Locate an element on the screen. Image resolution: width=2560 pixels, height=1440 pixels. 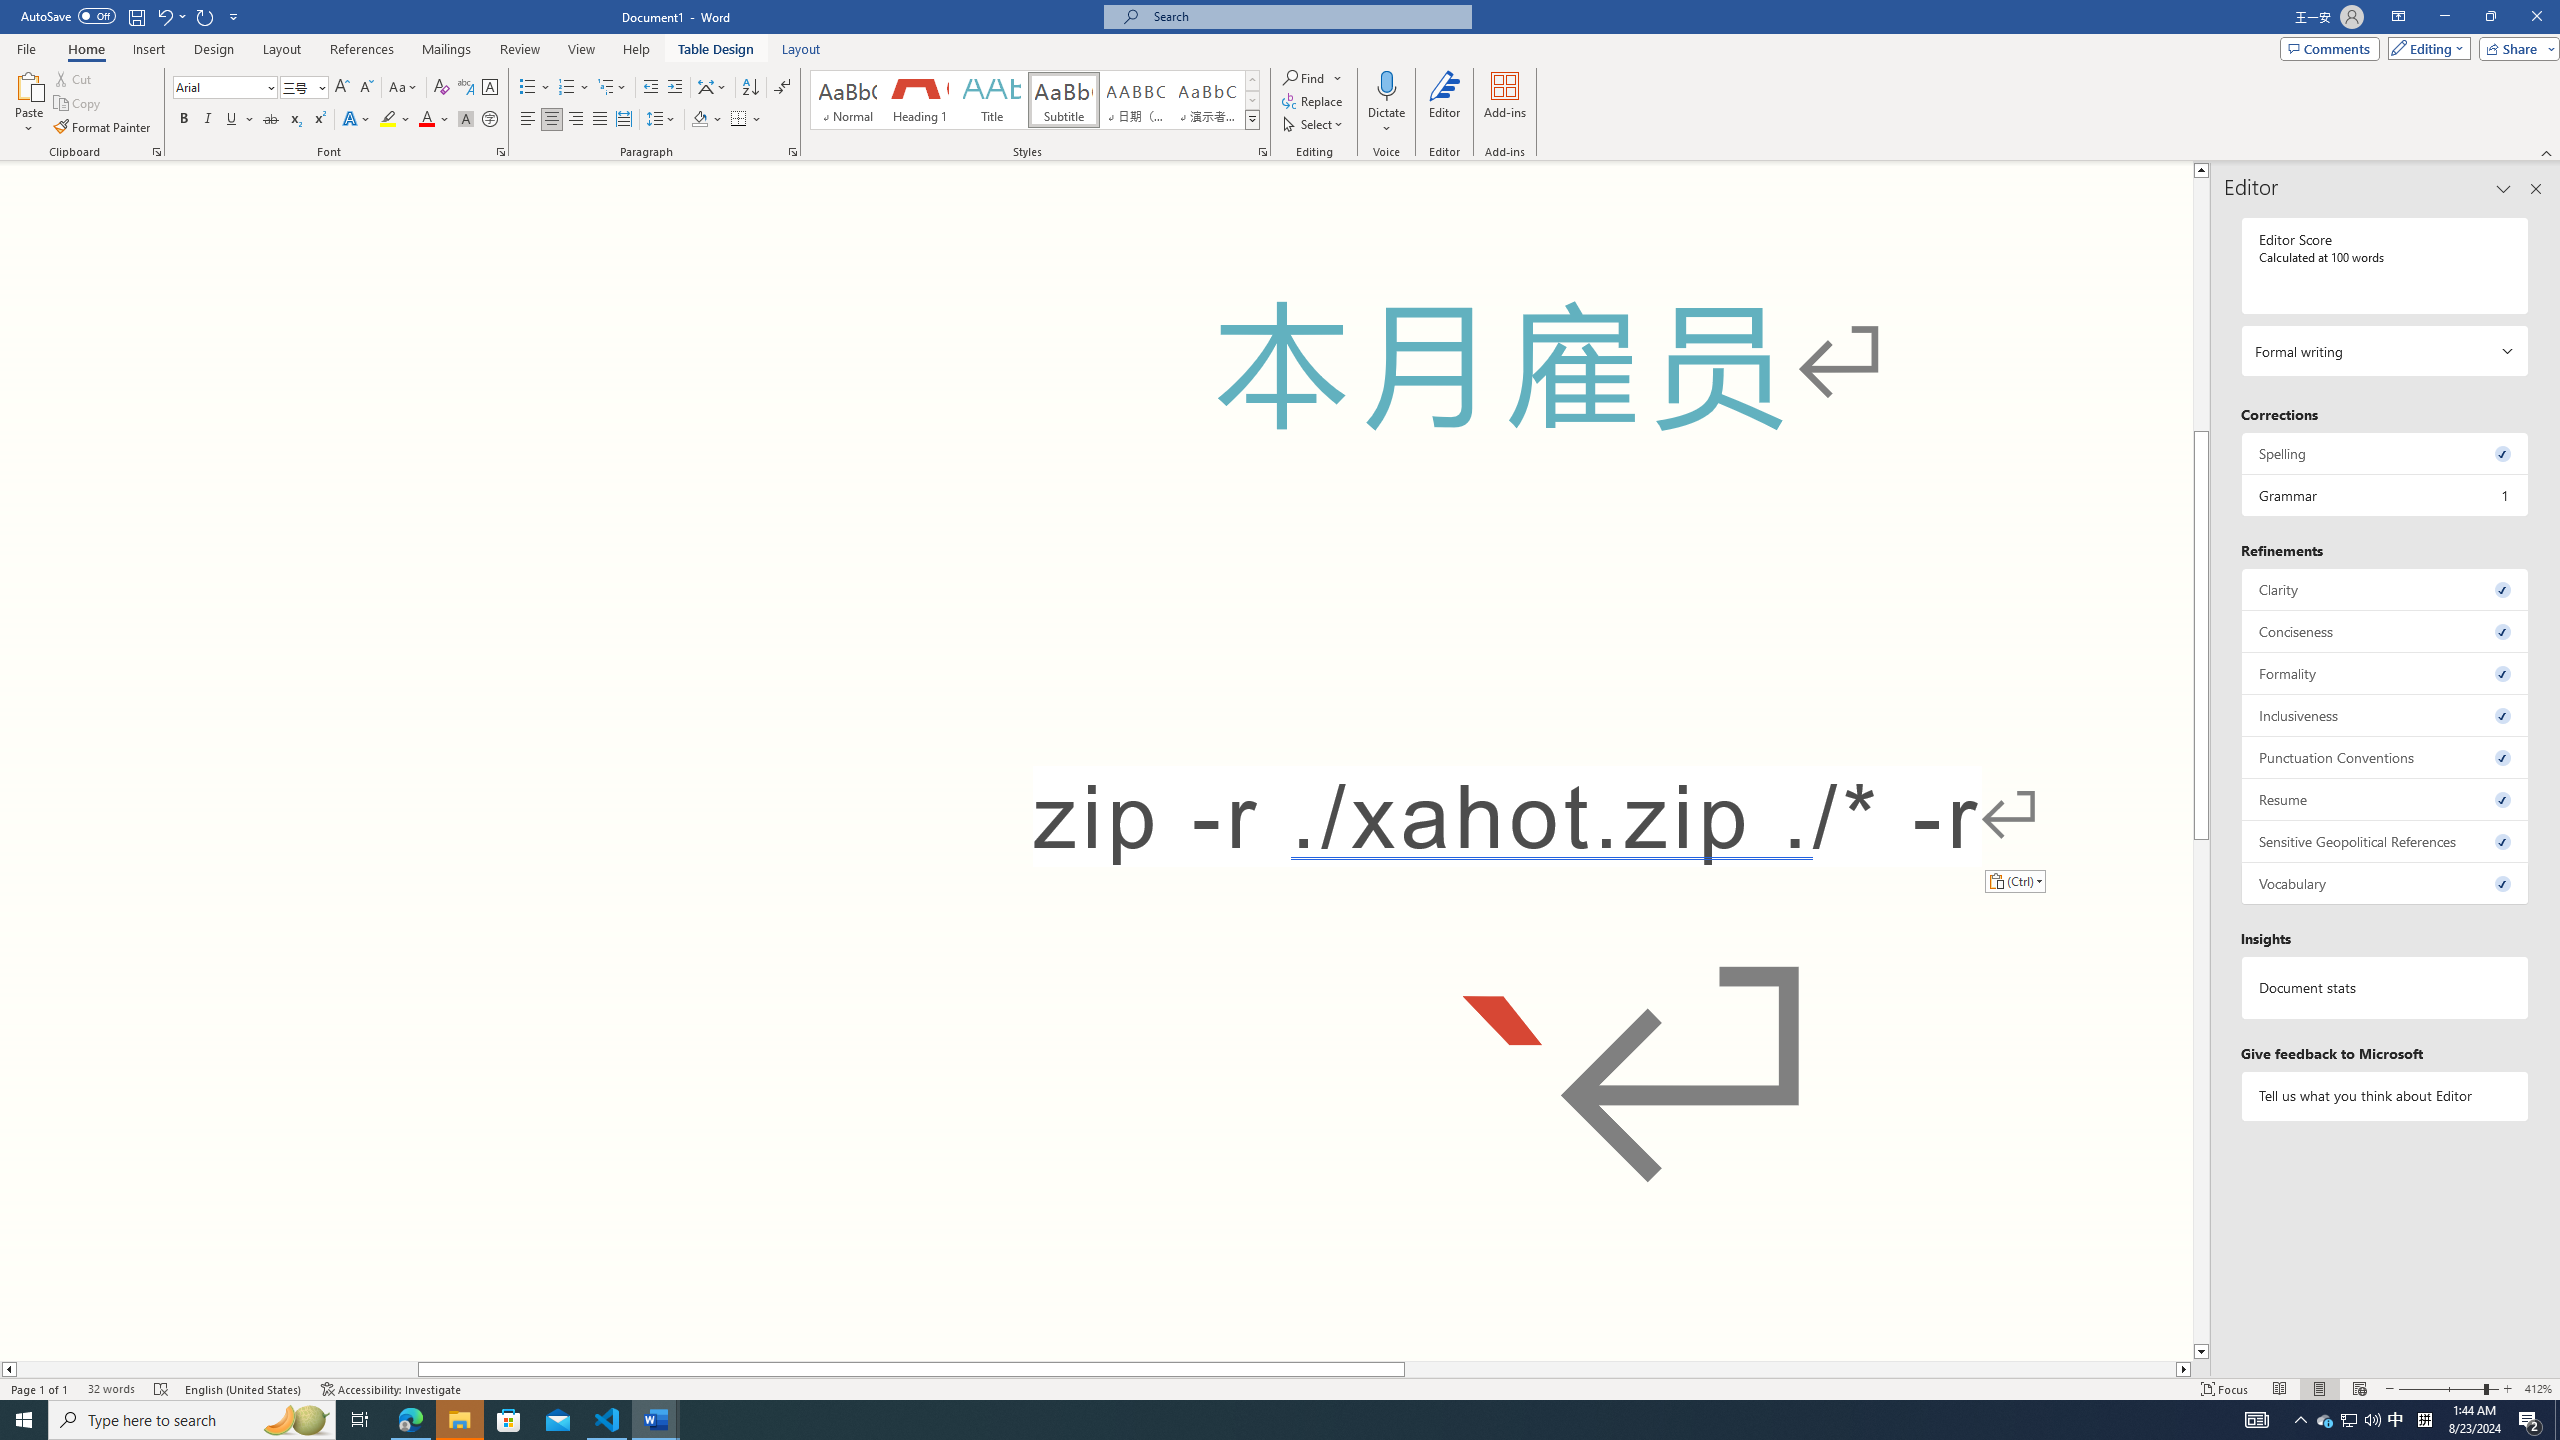
'Copy' is located at coordinates (78, 103).